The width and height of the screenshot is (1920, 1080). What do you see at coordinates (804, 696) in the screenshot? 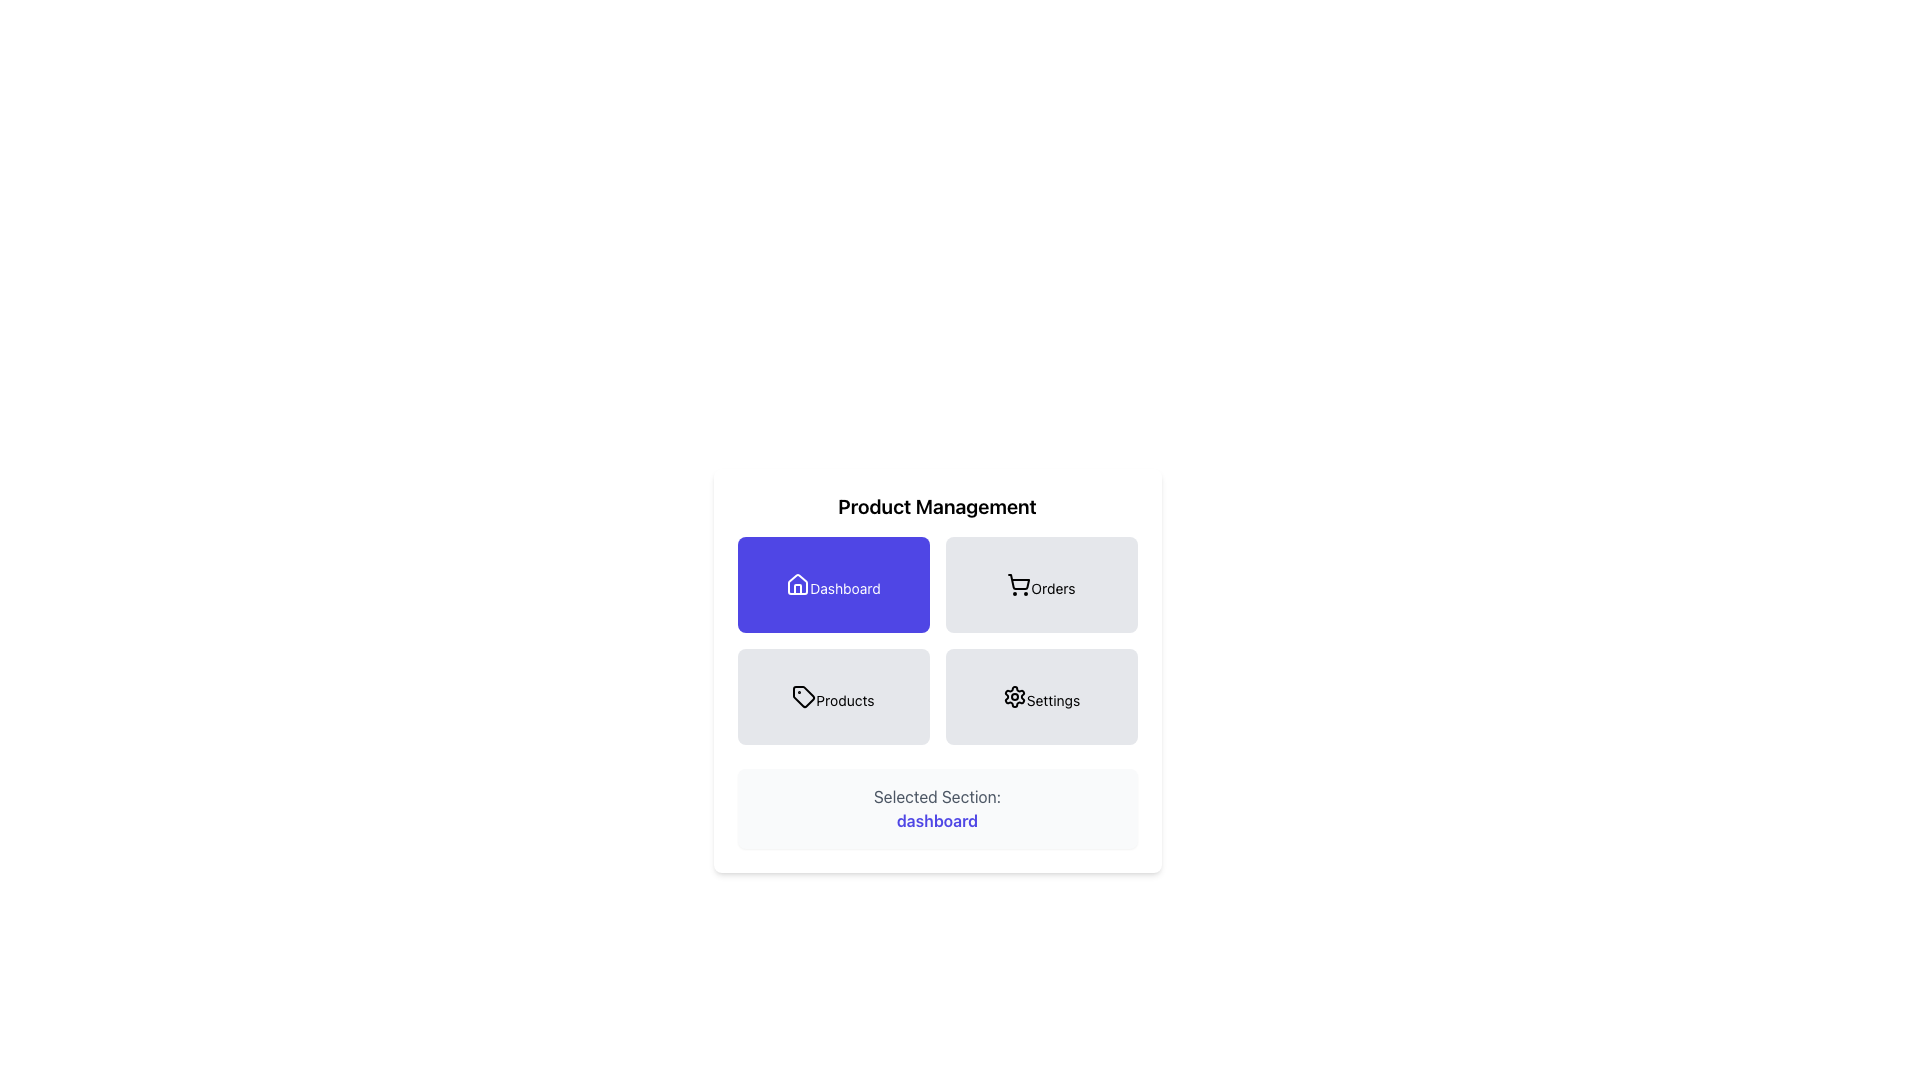
I see `the decorative icon representing the 'Products' section, located in the second row, first column under 'Product Management'` at bounding box center [804, 696].